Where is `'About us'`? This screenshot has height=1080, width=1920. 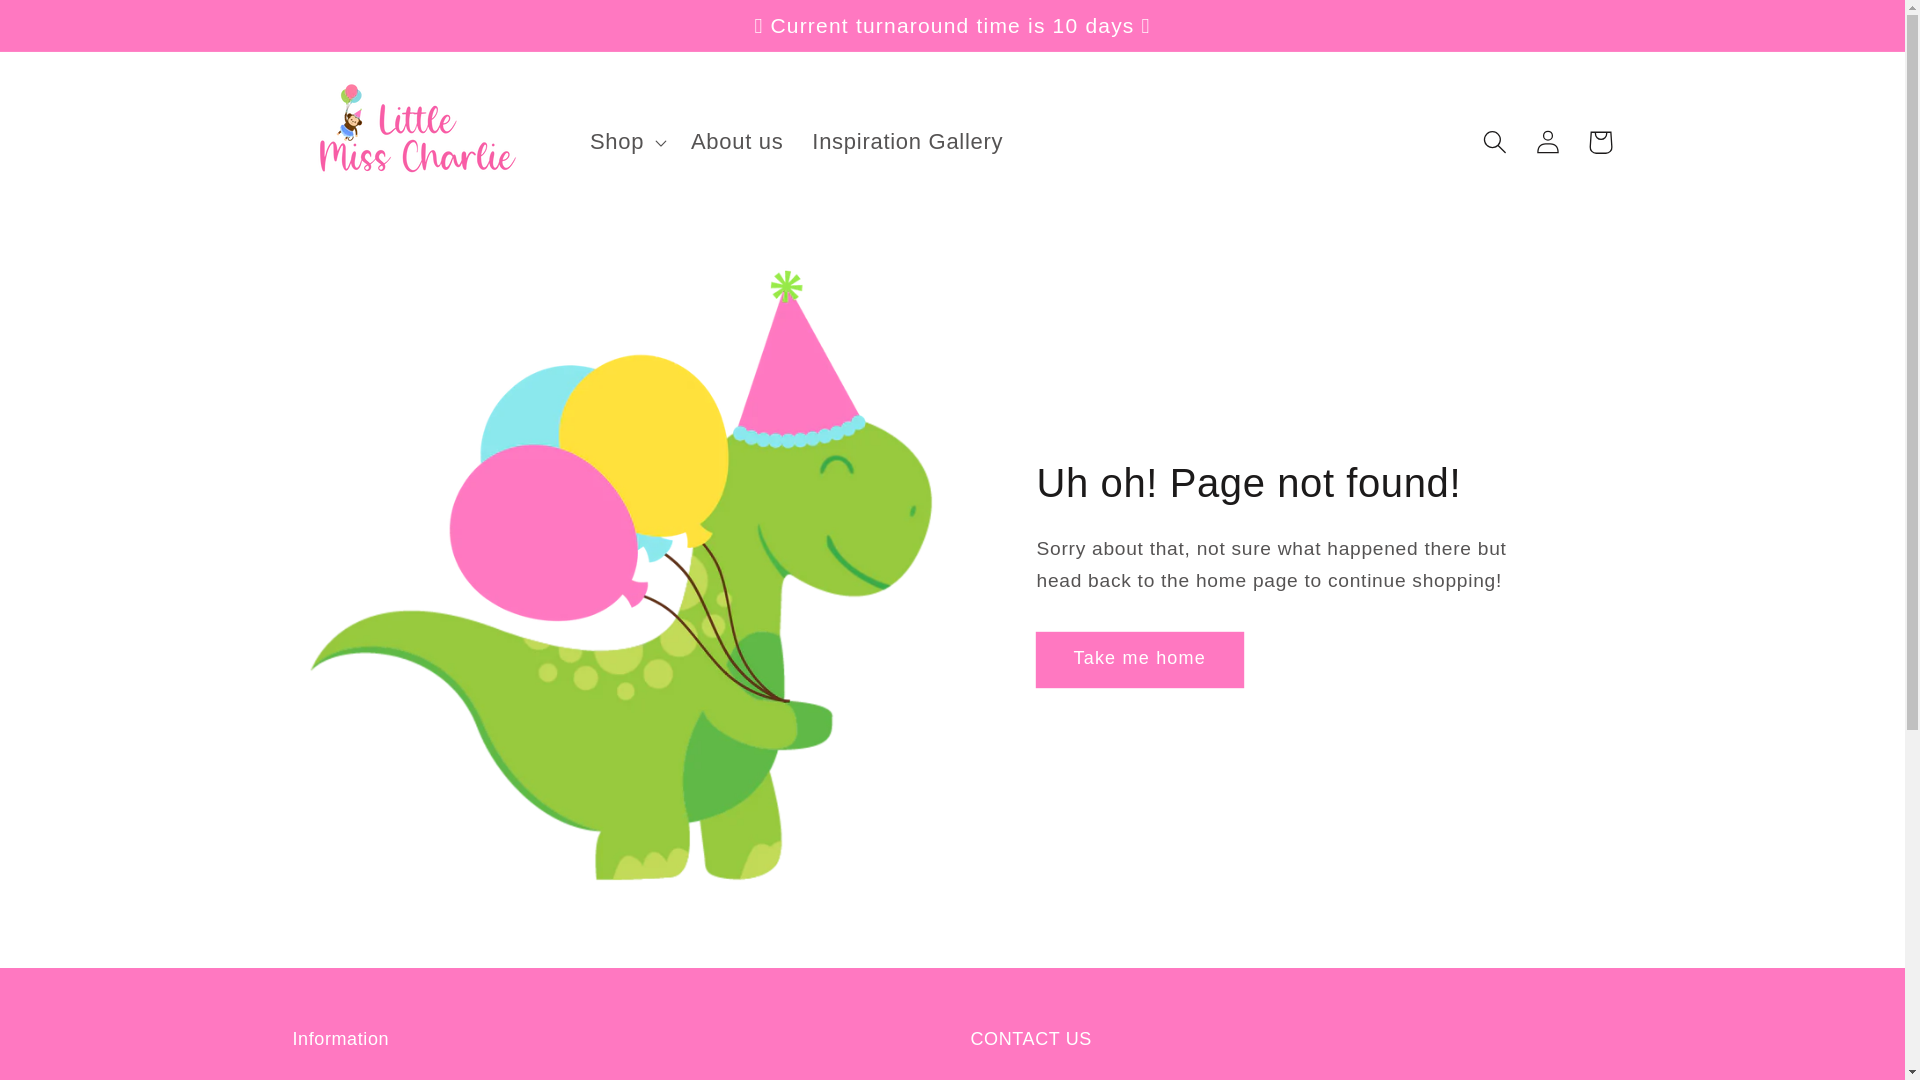 'About us' is located at coordinates (736, 141).